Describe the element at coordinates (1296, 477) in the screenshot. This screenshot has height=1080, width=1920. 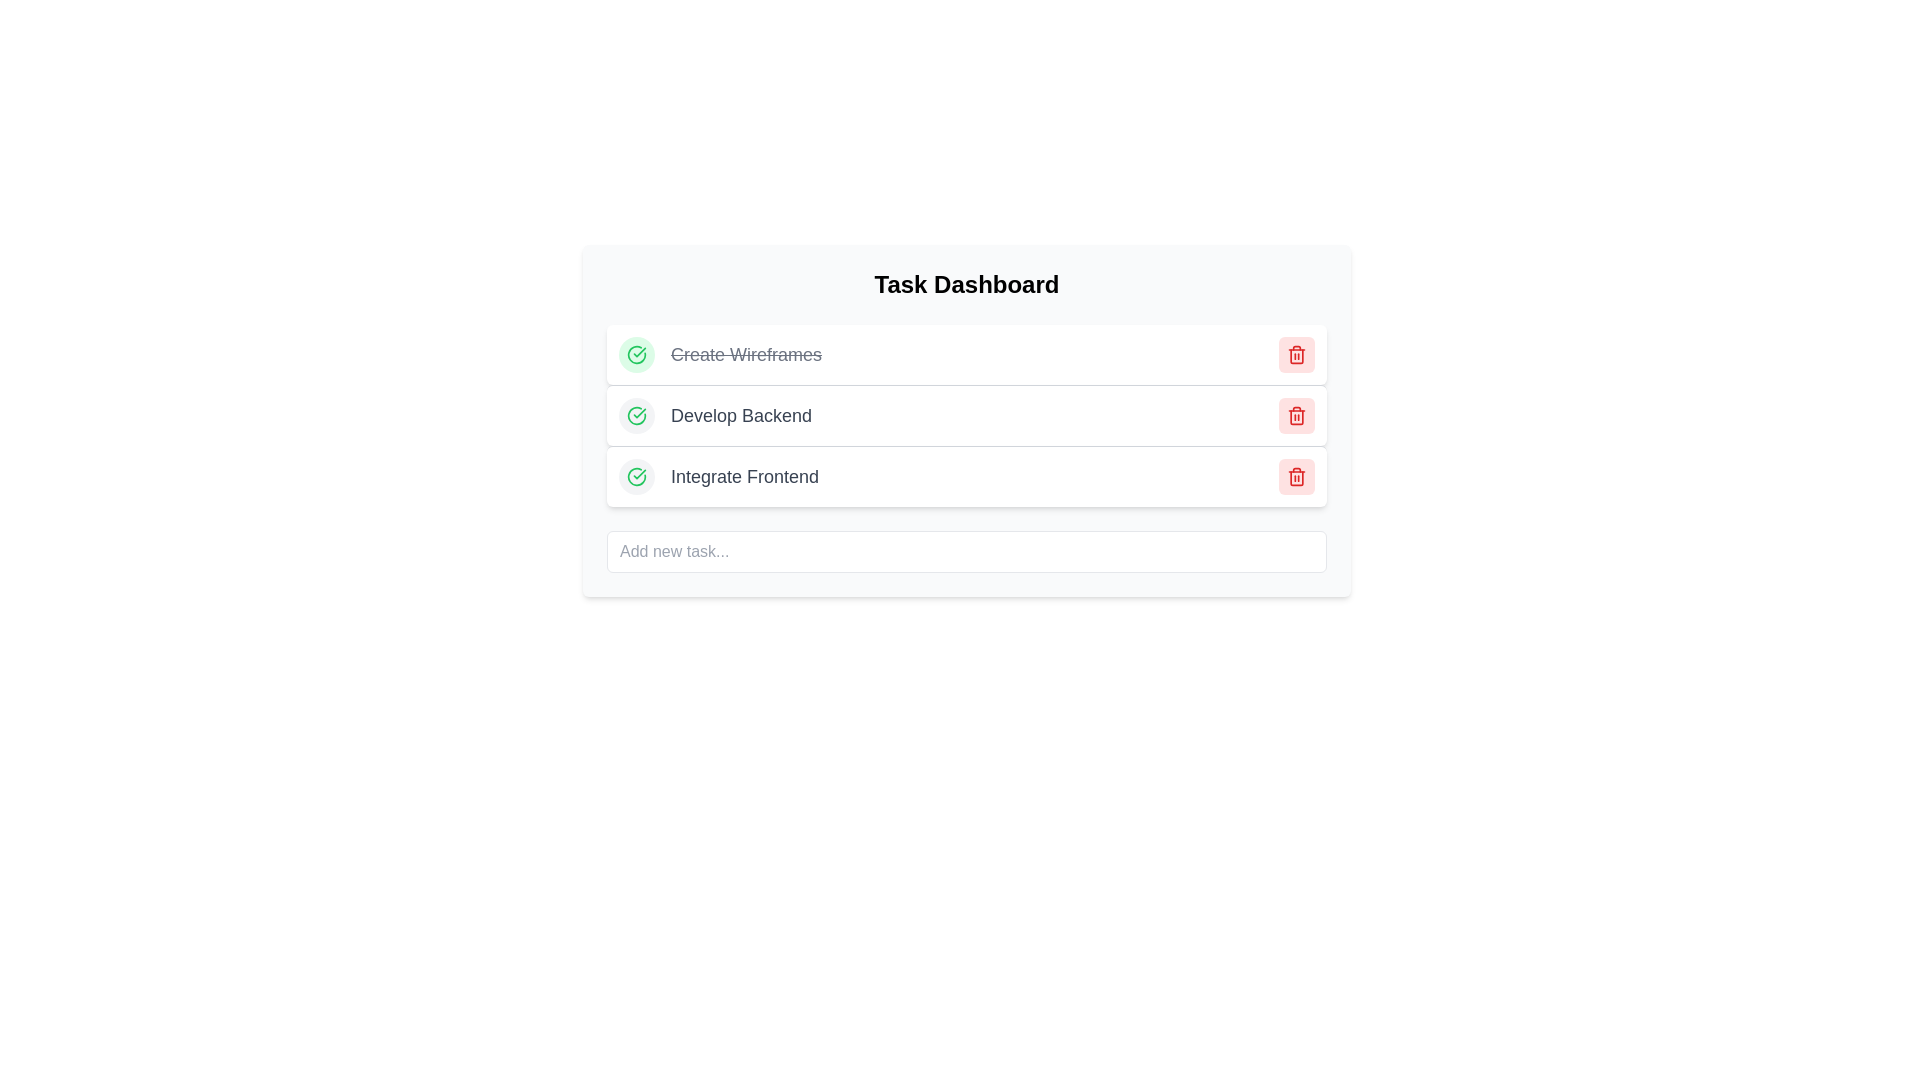
I see `the delete button for the 'Integrate Frontend' task` at that location.